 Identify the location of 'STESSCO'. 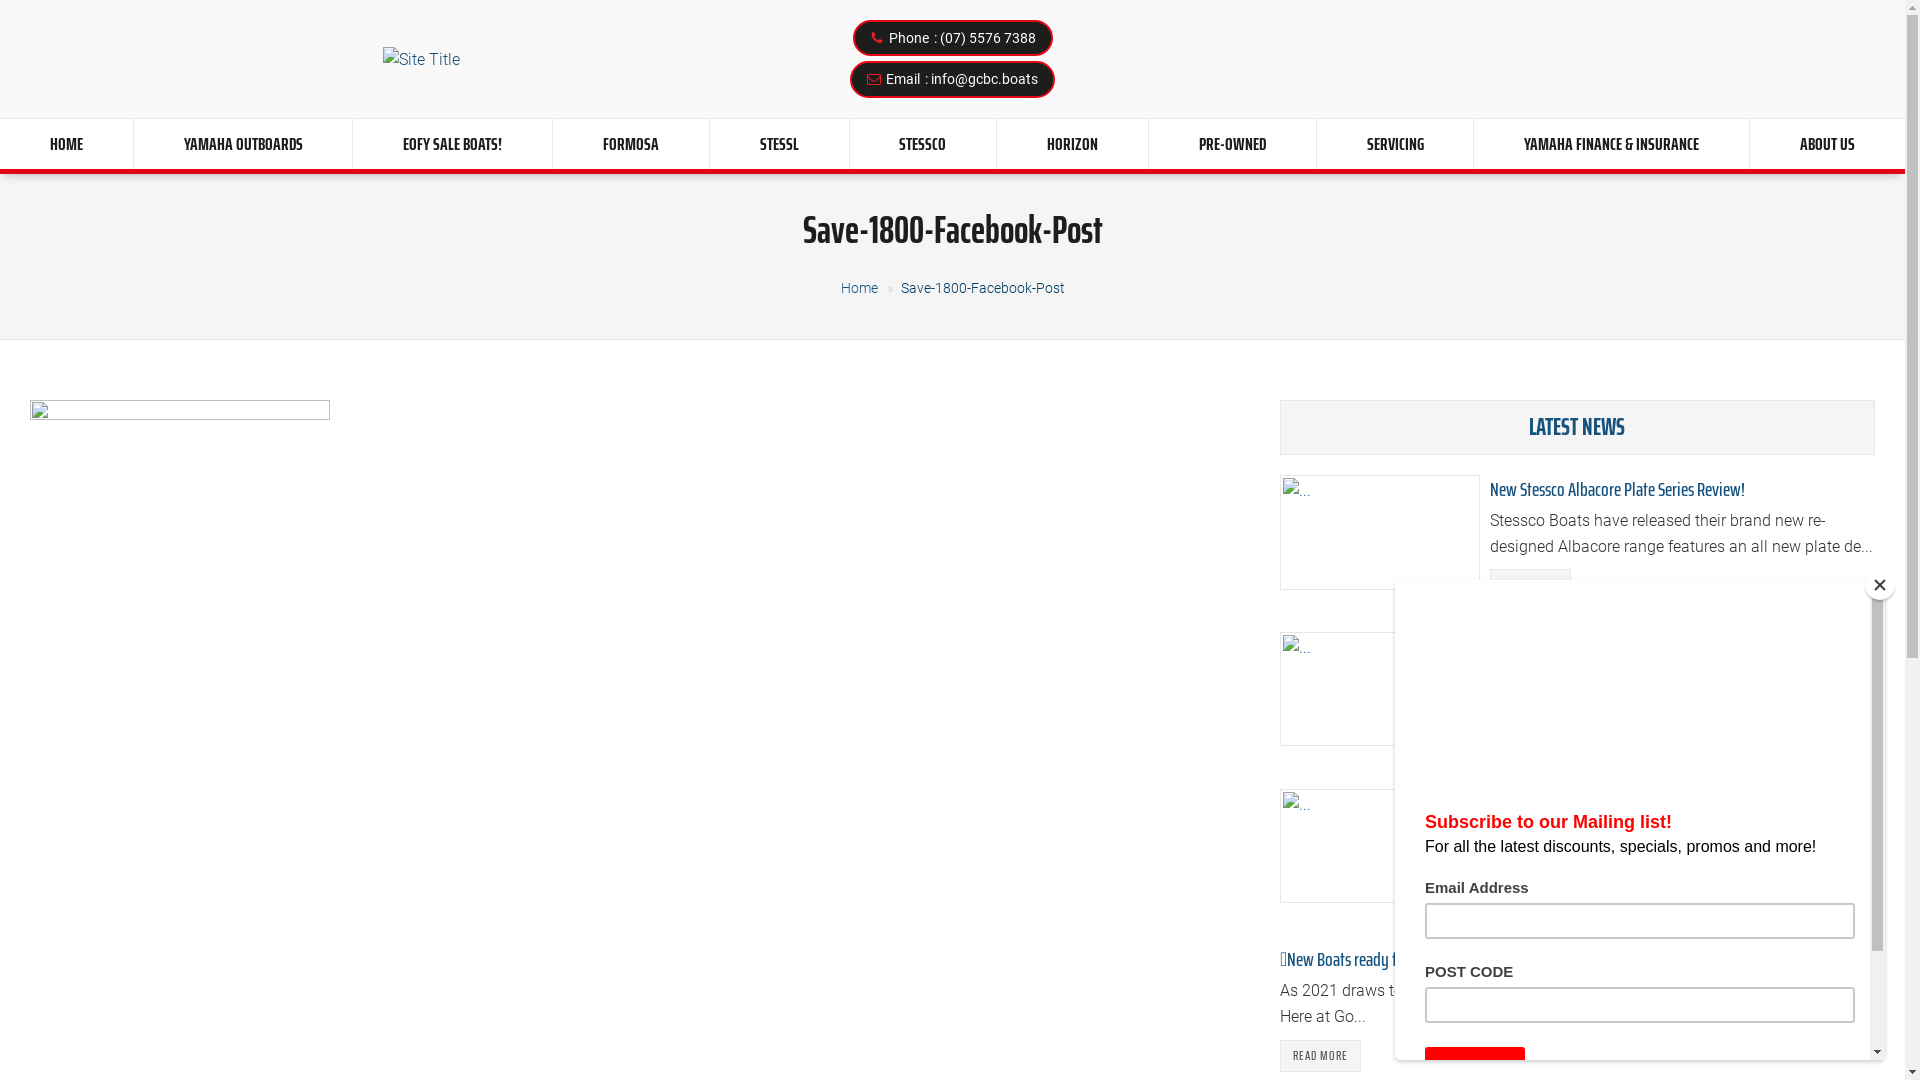
(922, 142).